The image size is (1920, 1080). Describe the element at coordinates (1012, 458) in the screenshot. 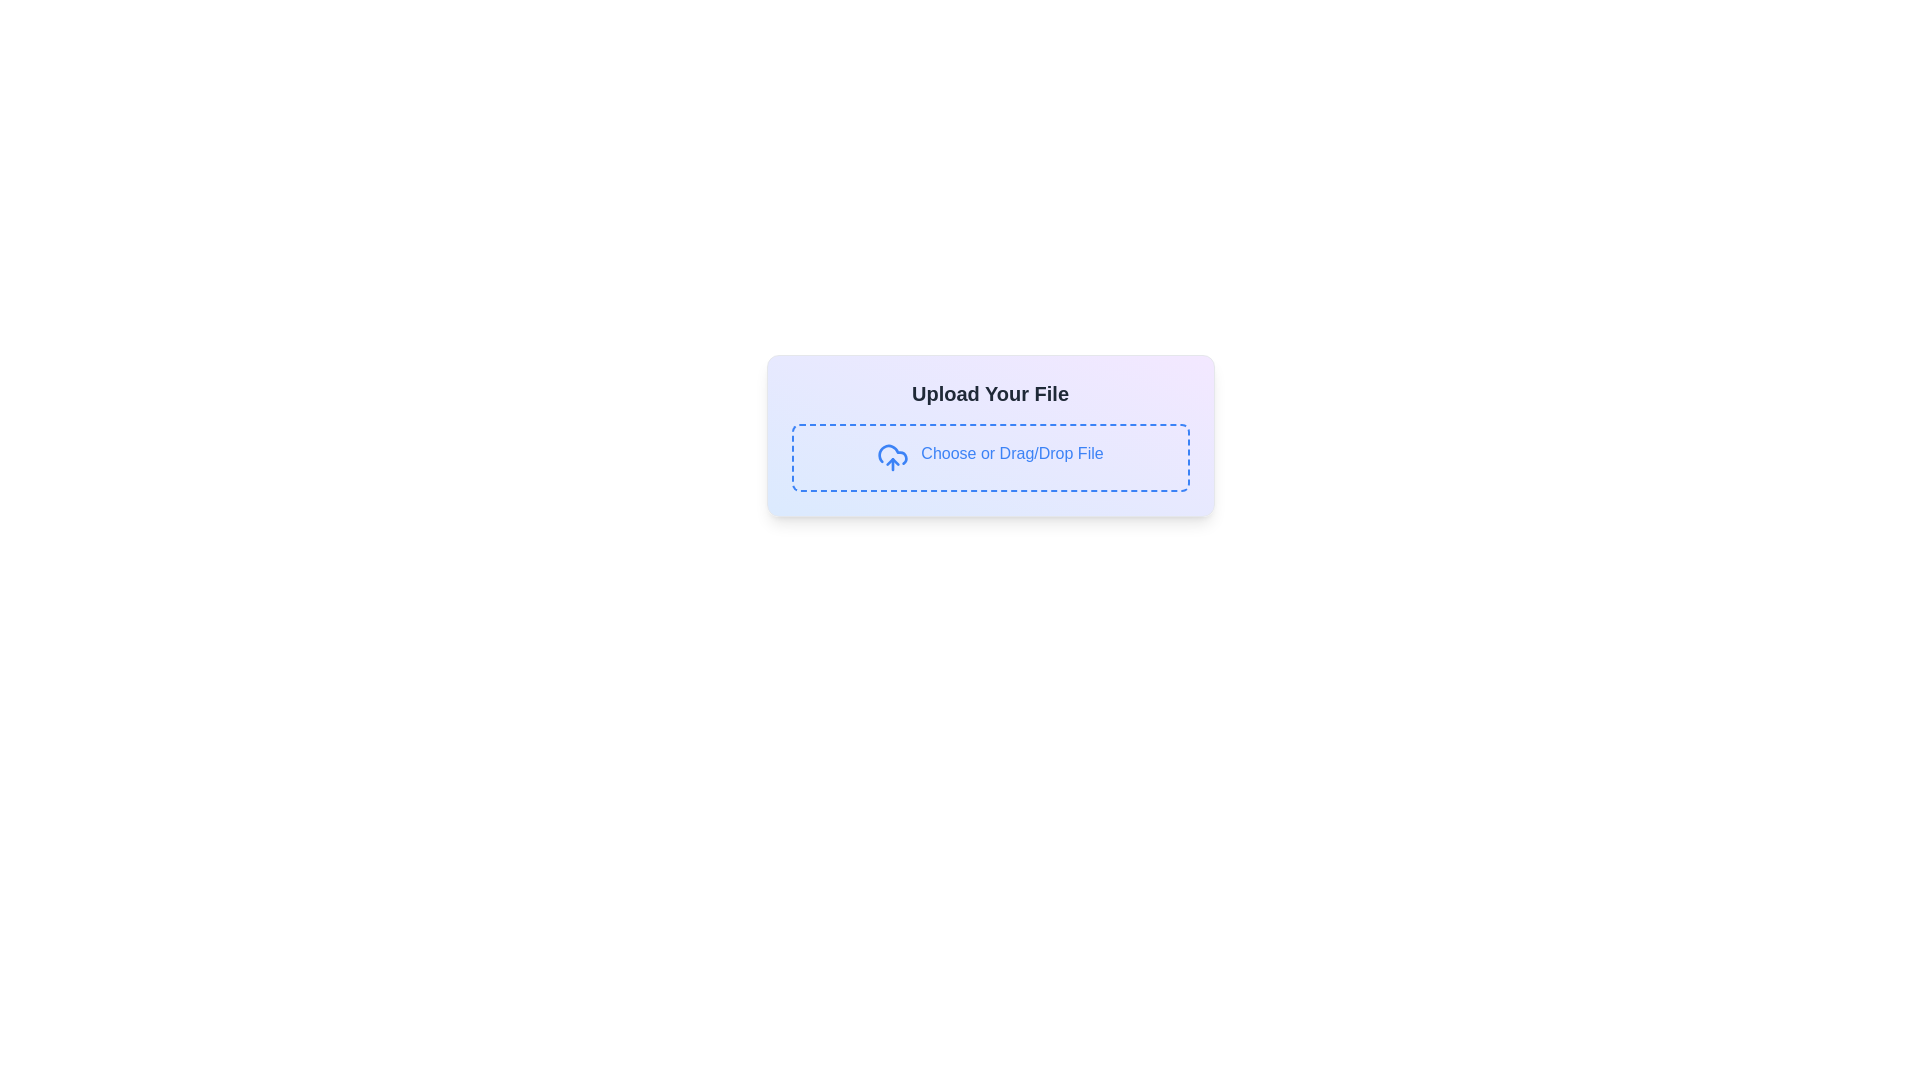

I see `the Interactive Text Link` at that location.